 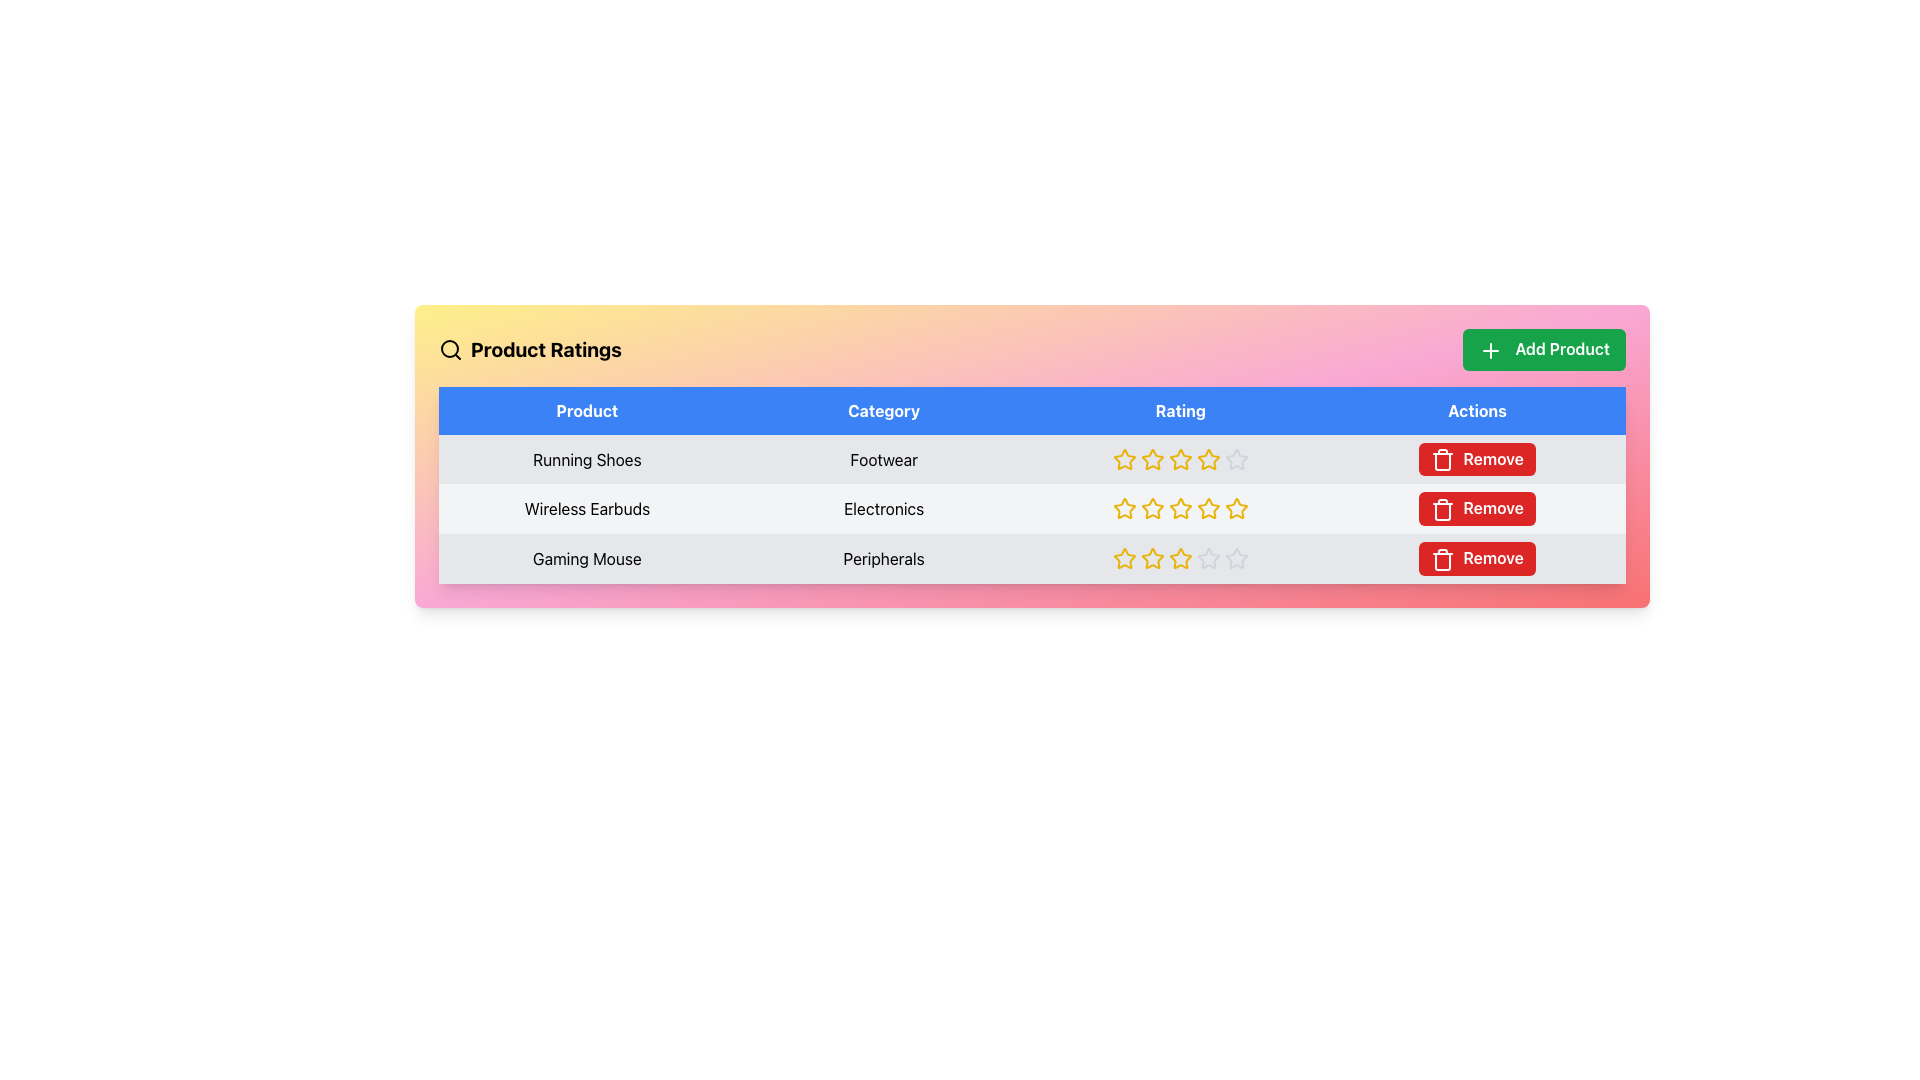 I want to click on the text cell in the 'Category' column of the first row of the table, which is located between the 'Running Shoes' cell and the 'Rating' column, so click(x=883, y=459).